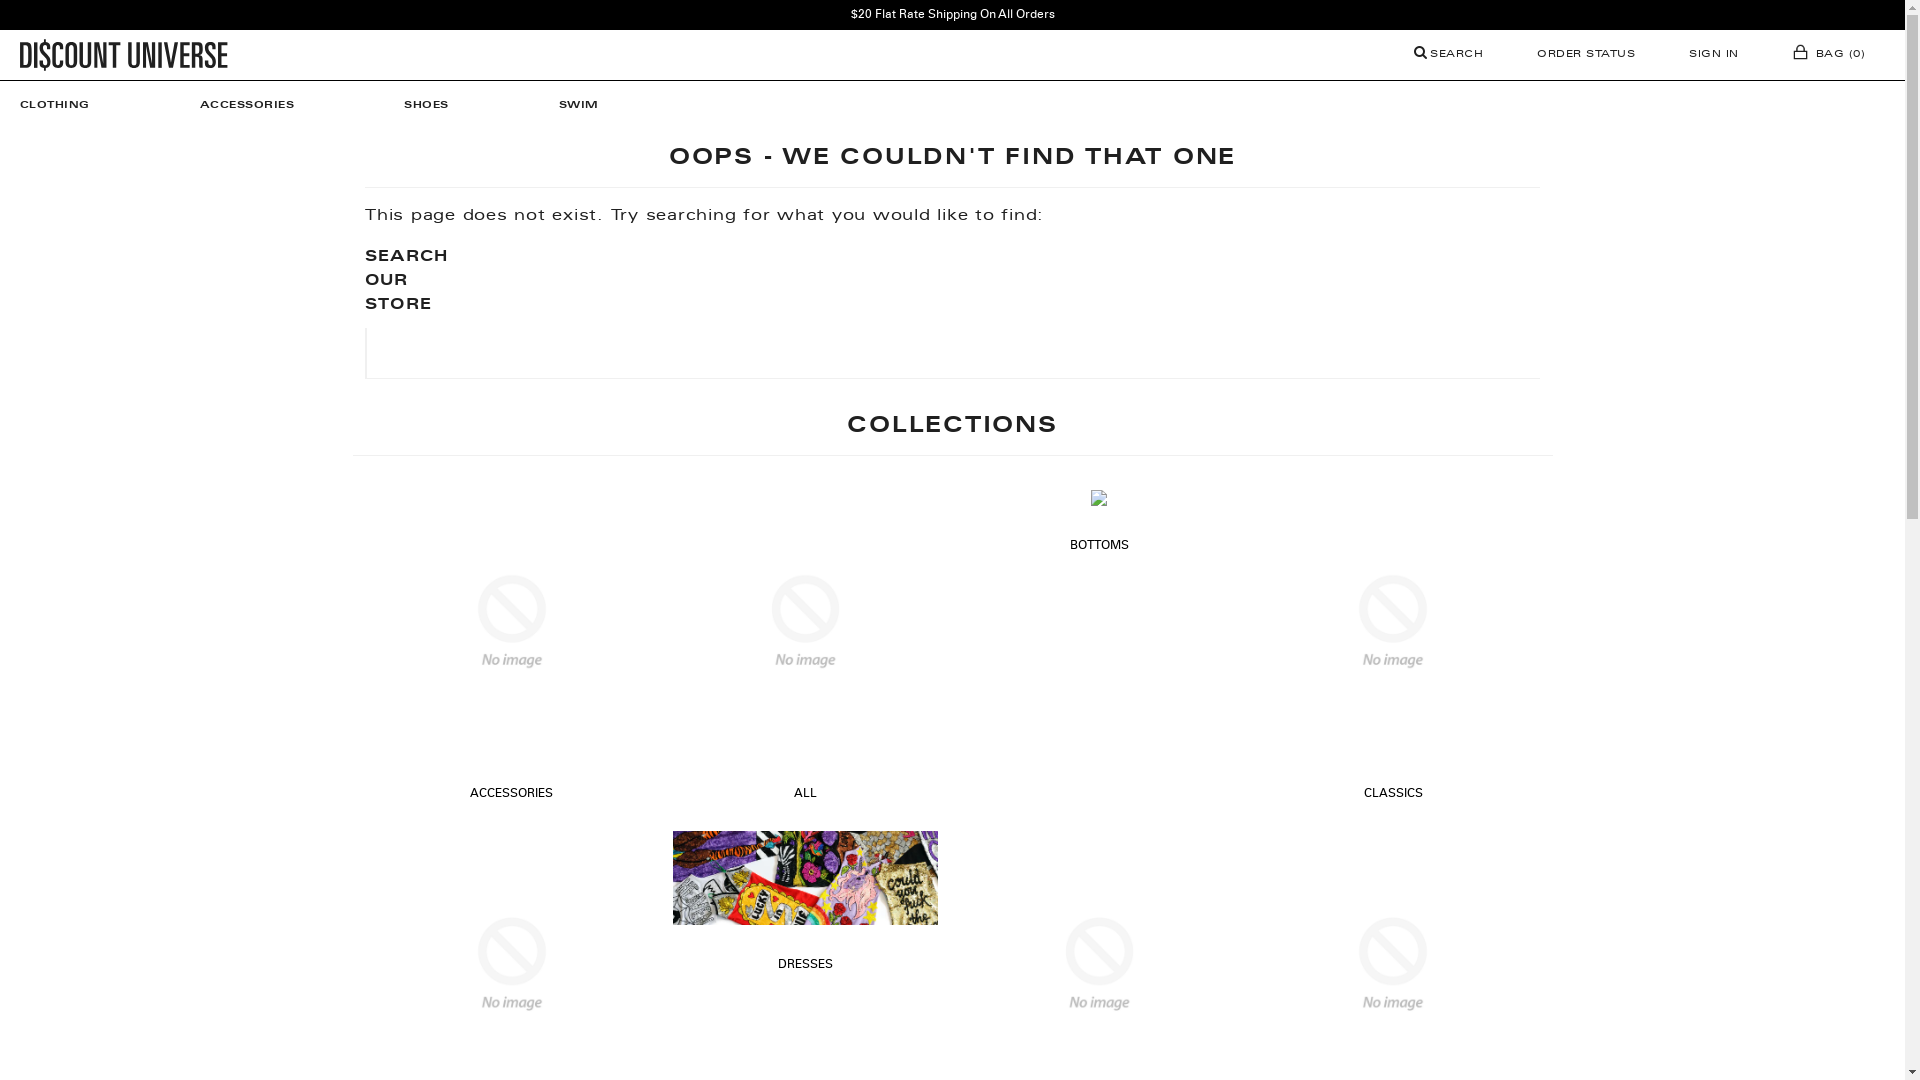  Describe the element at coordinates (1449, 53) in the screenshot. I see `'SEARCH'` at that location.